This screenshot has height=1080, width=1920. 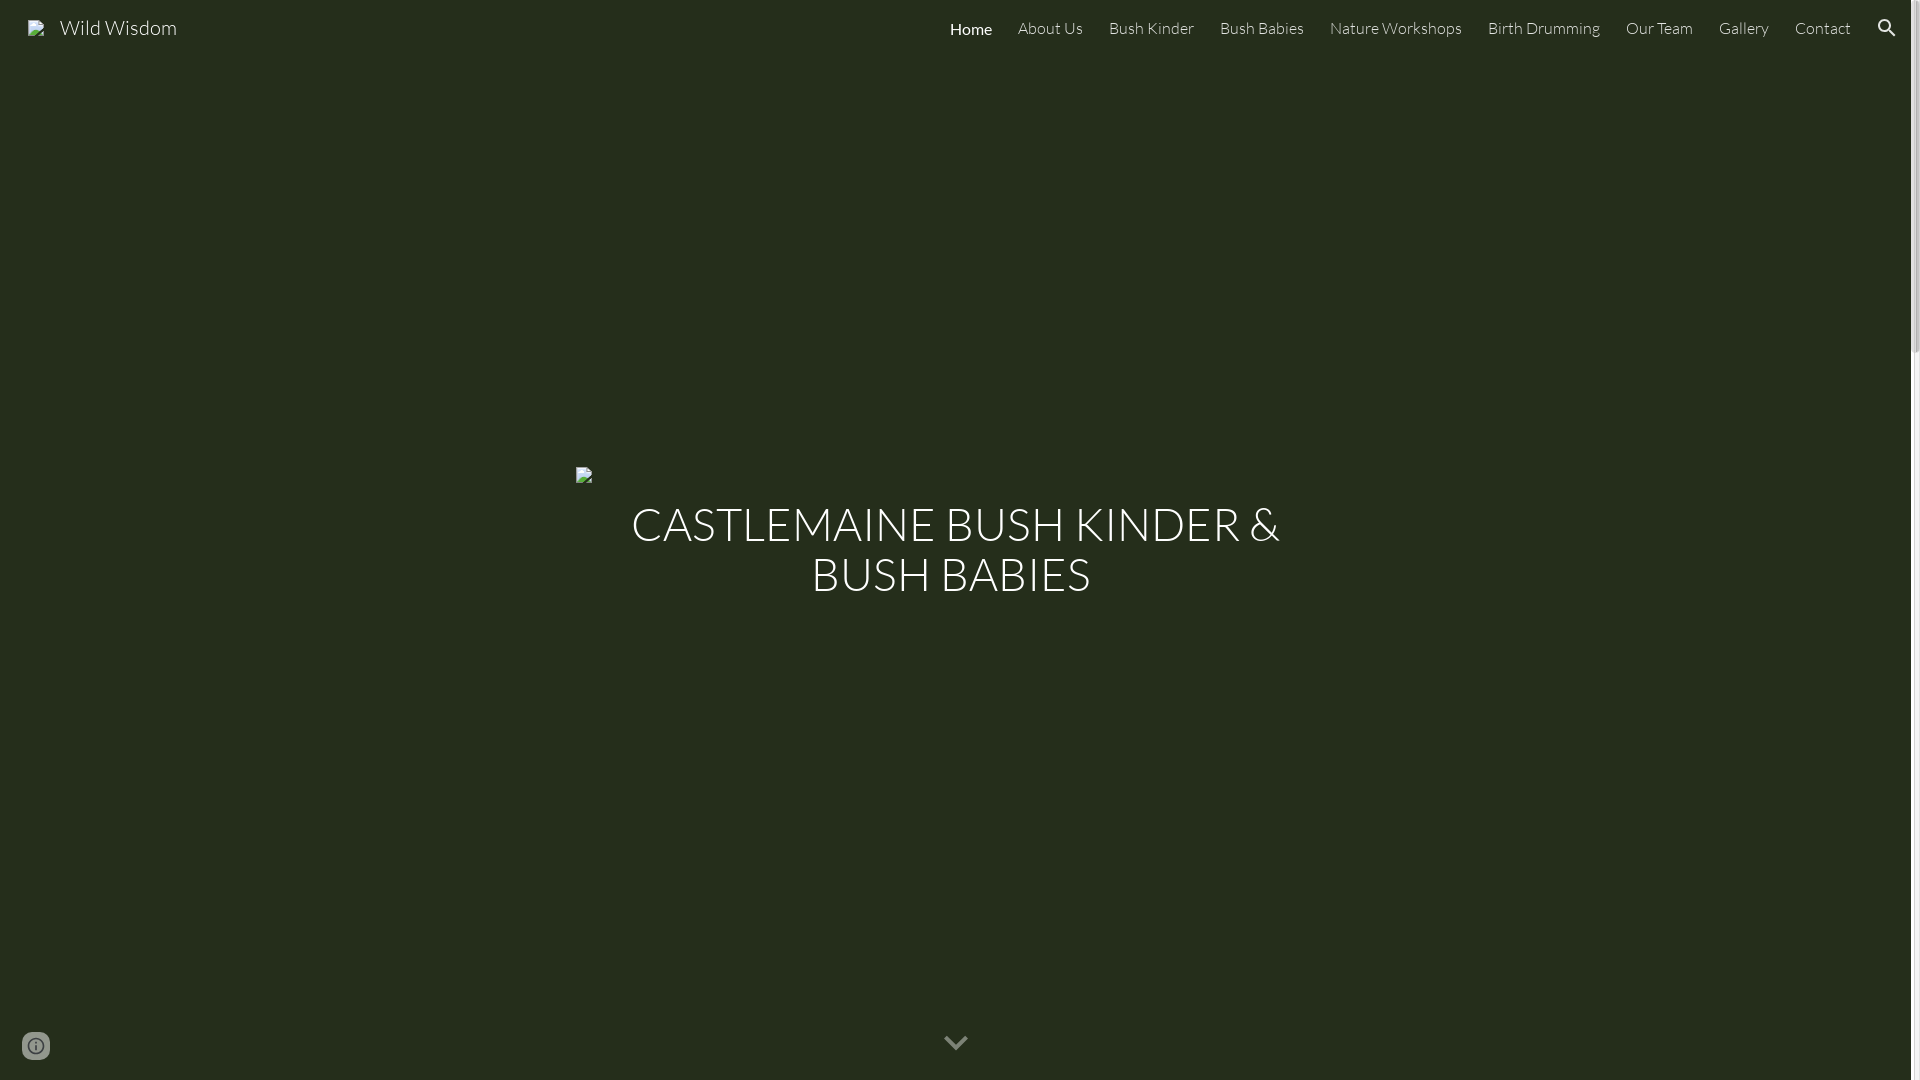 What do you see at coordinates (101, 25) in the screenshot?
I see `'Wild Wisdom'` at bounding box center [101, 25].